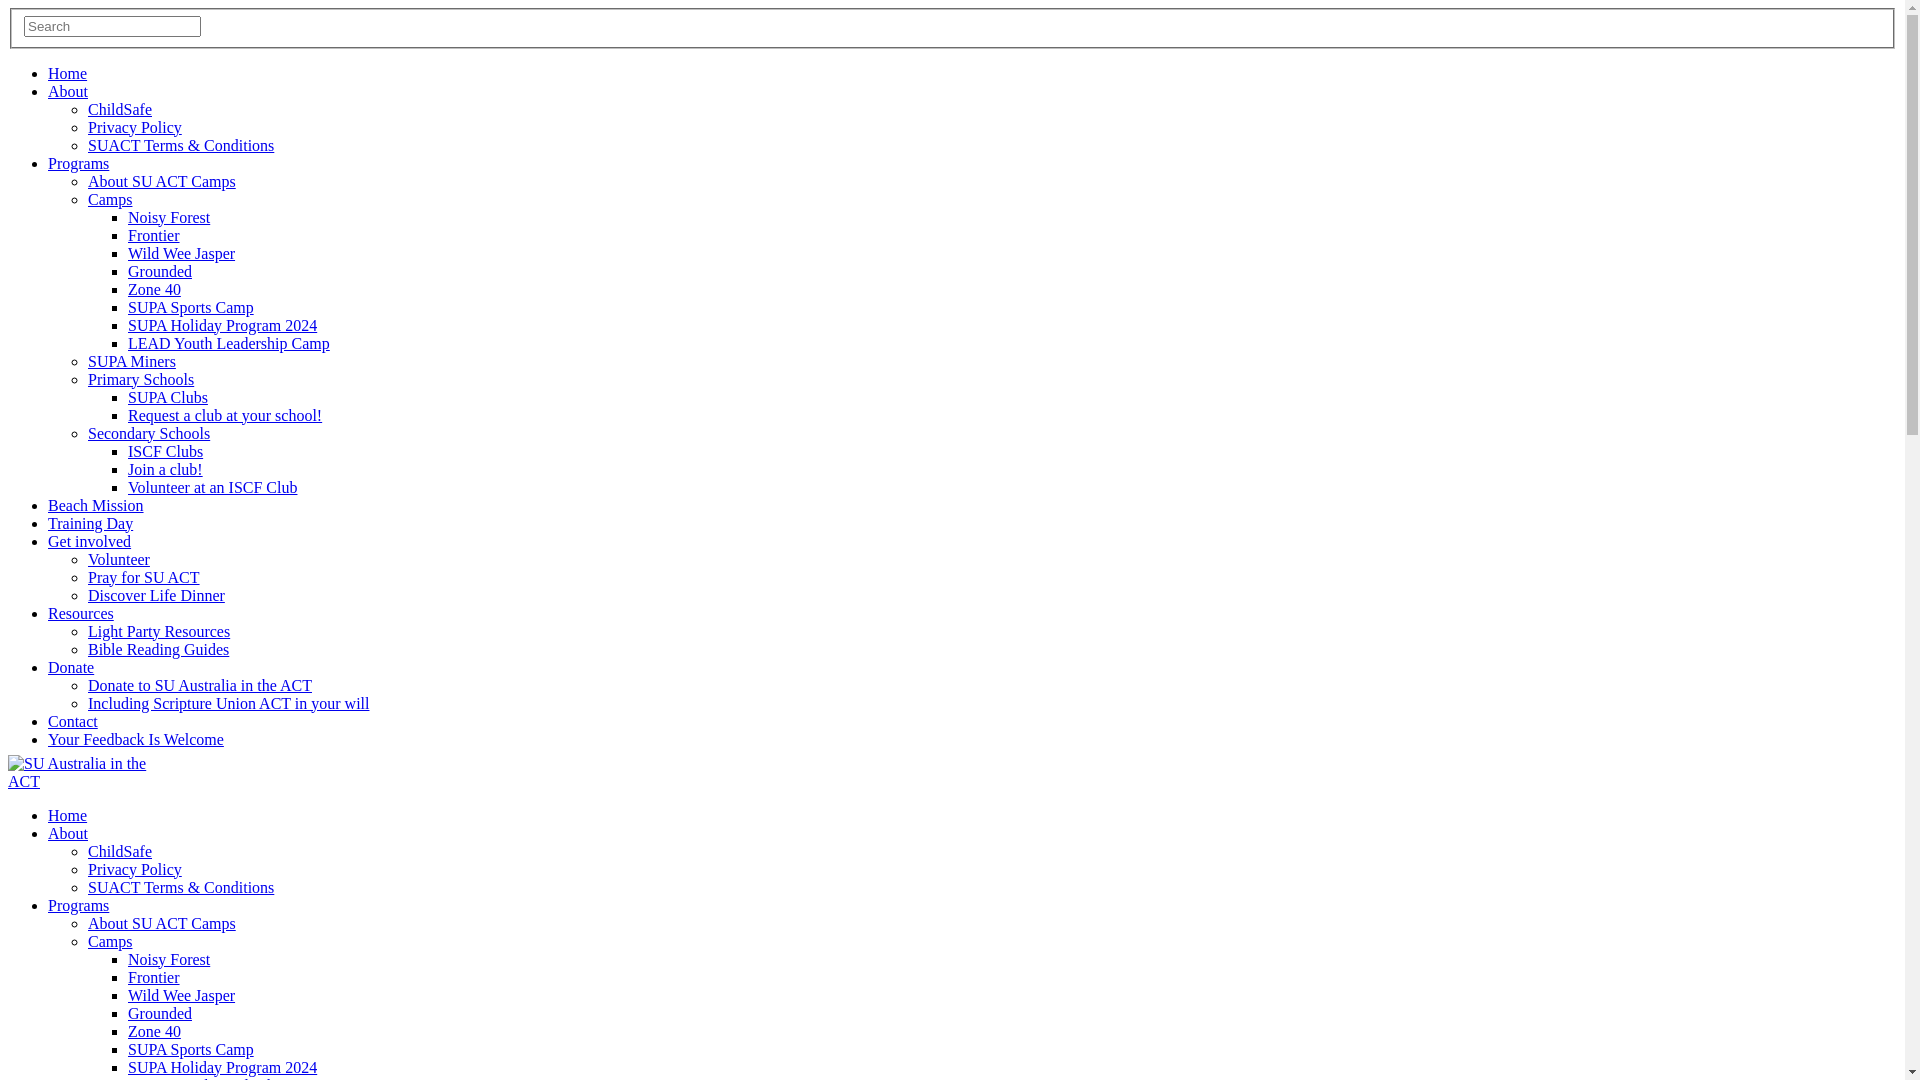  What do you see at coordinates (48, 721) in the screenshot?
I see `'Contact'` at bounding box center [48, 721].